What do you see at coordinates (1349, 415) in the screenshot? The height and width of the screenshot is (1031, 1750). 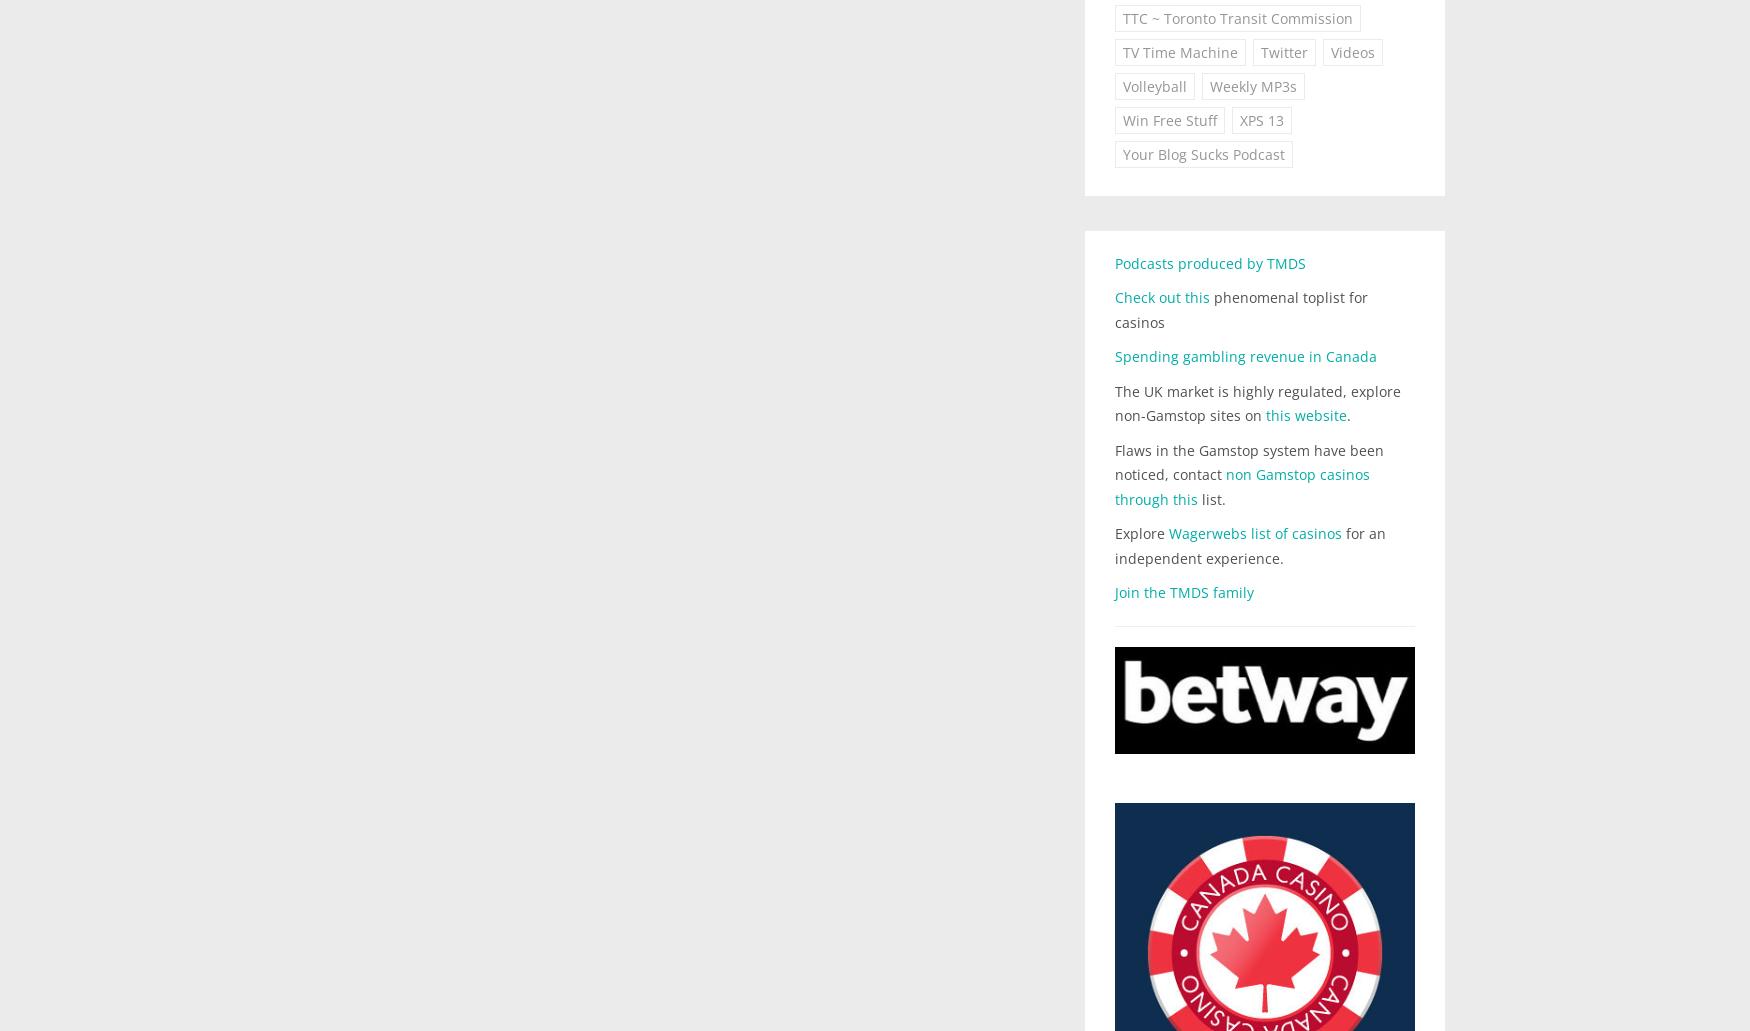 I see `'.'` at bounding box center [1349, 415].